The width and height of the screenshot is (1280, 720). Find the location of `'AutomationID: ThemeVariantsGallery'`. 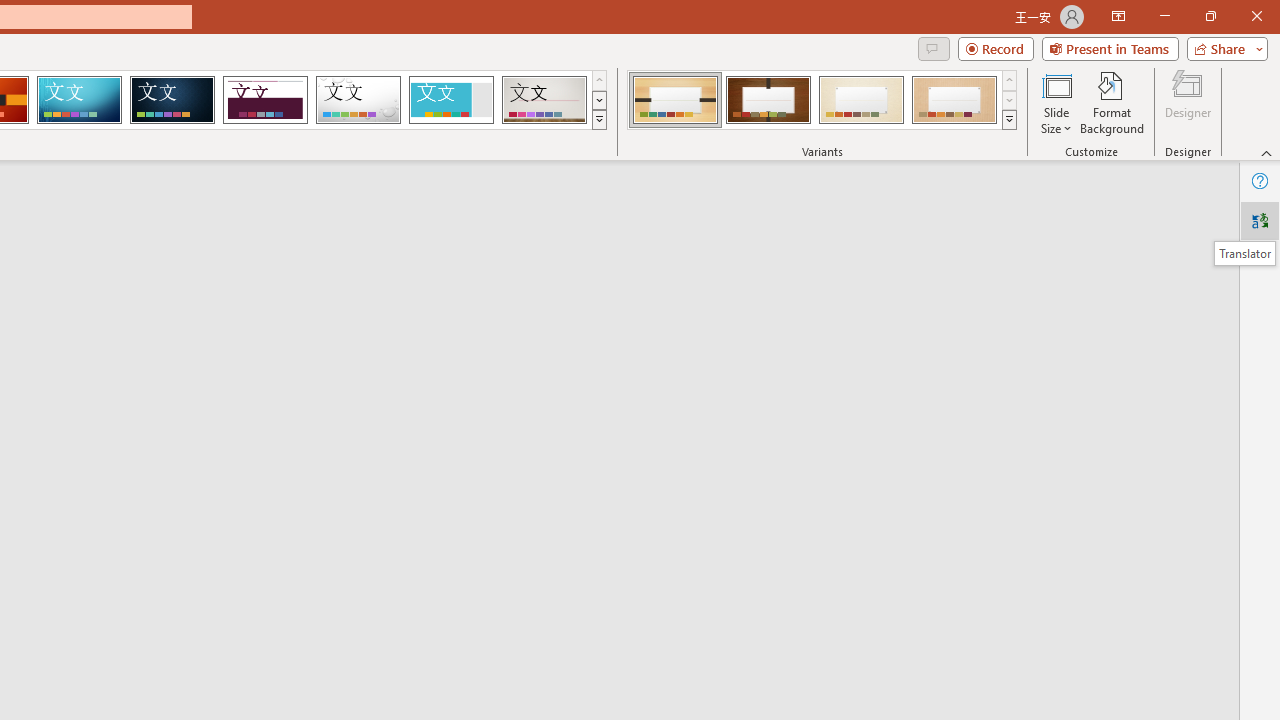

'AutomationID: ThemeVariantsGallery' is located at coordinates (823, 100).